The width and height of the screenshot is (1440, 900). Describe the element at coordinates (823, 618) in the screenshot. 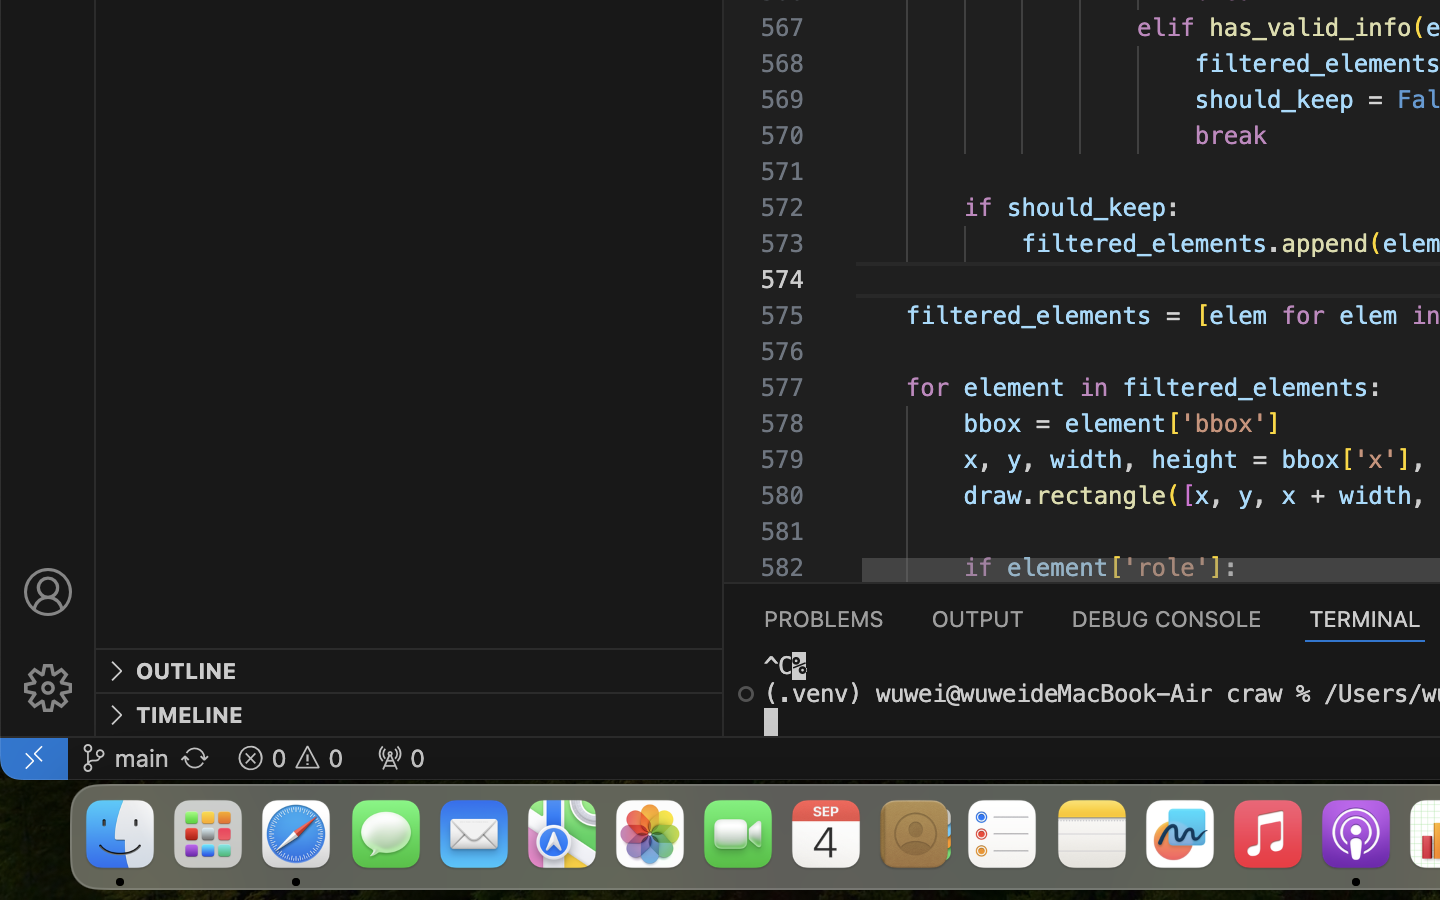

I see `'0 PROBLEMS'` at that location.